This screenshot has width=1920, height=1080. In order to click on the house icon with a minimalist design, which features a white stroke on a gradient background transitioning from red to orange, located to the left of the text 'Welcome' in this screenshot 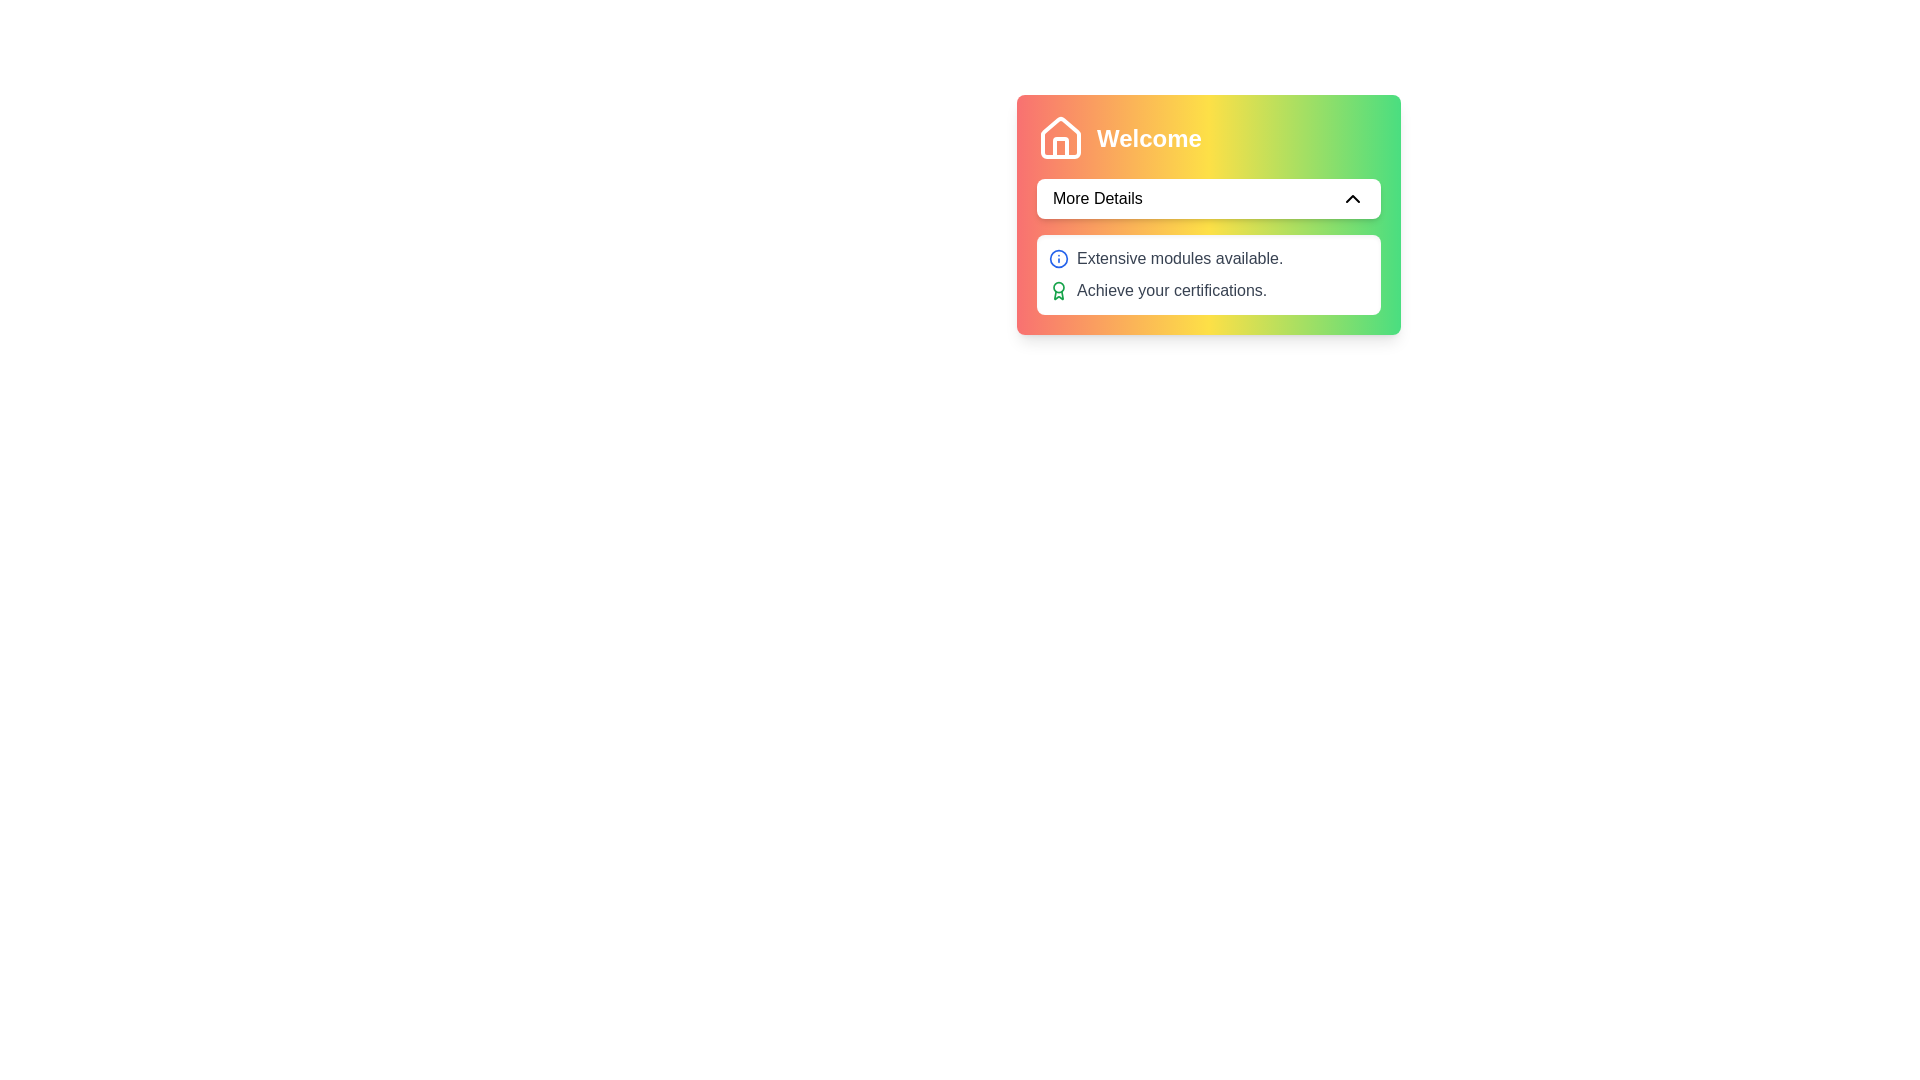, I will do `click(1059, 137)`.